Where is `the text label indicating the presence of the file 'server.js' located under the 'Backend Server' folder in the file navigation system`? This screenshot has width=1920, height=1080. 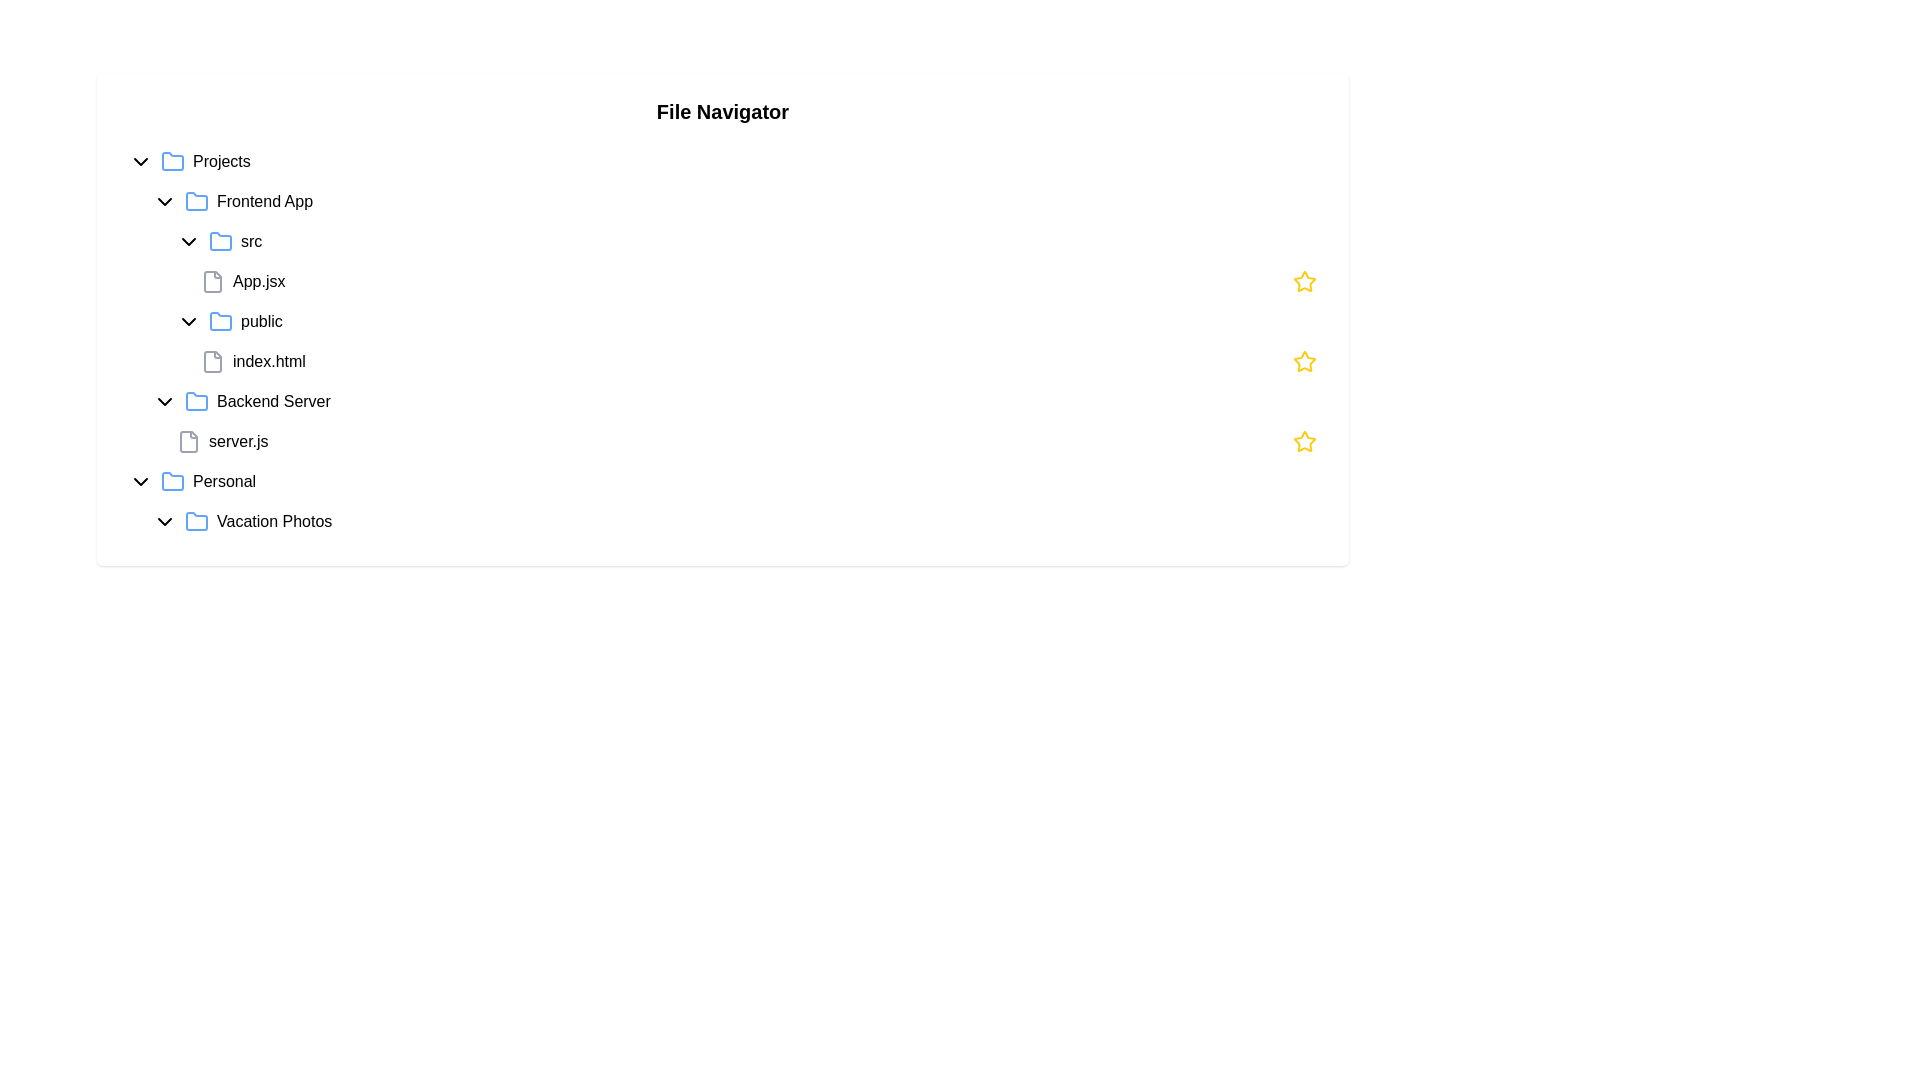
the text label indicating the presence of the file 'server.js' located under the 'Backend Server' folder in the file navigation system is located at coordinates (238, 441).